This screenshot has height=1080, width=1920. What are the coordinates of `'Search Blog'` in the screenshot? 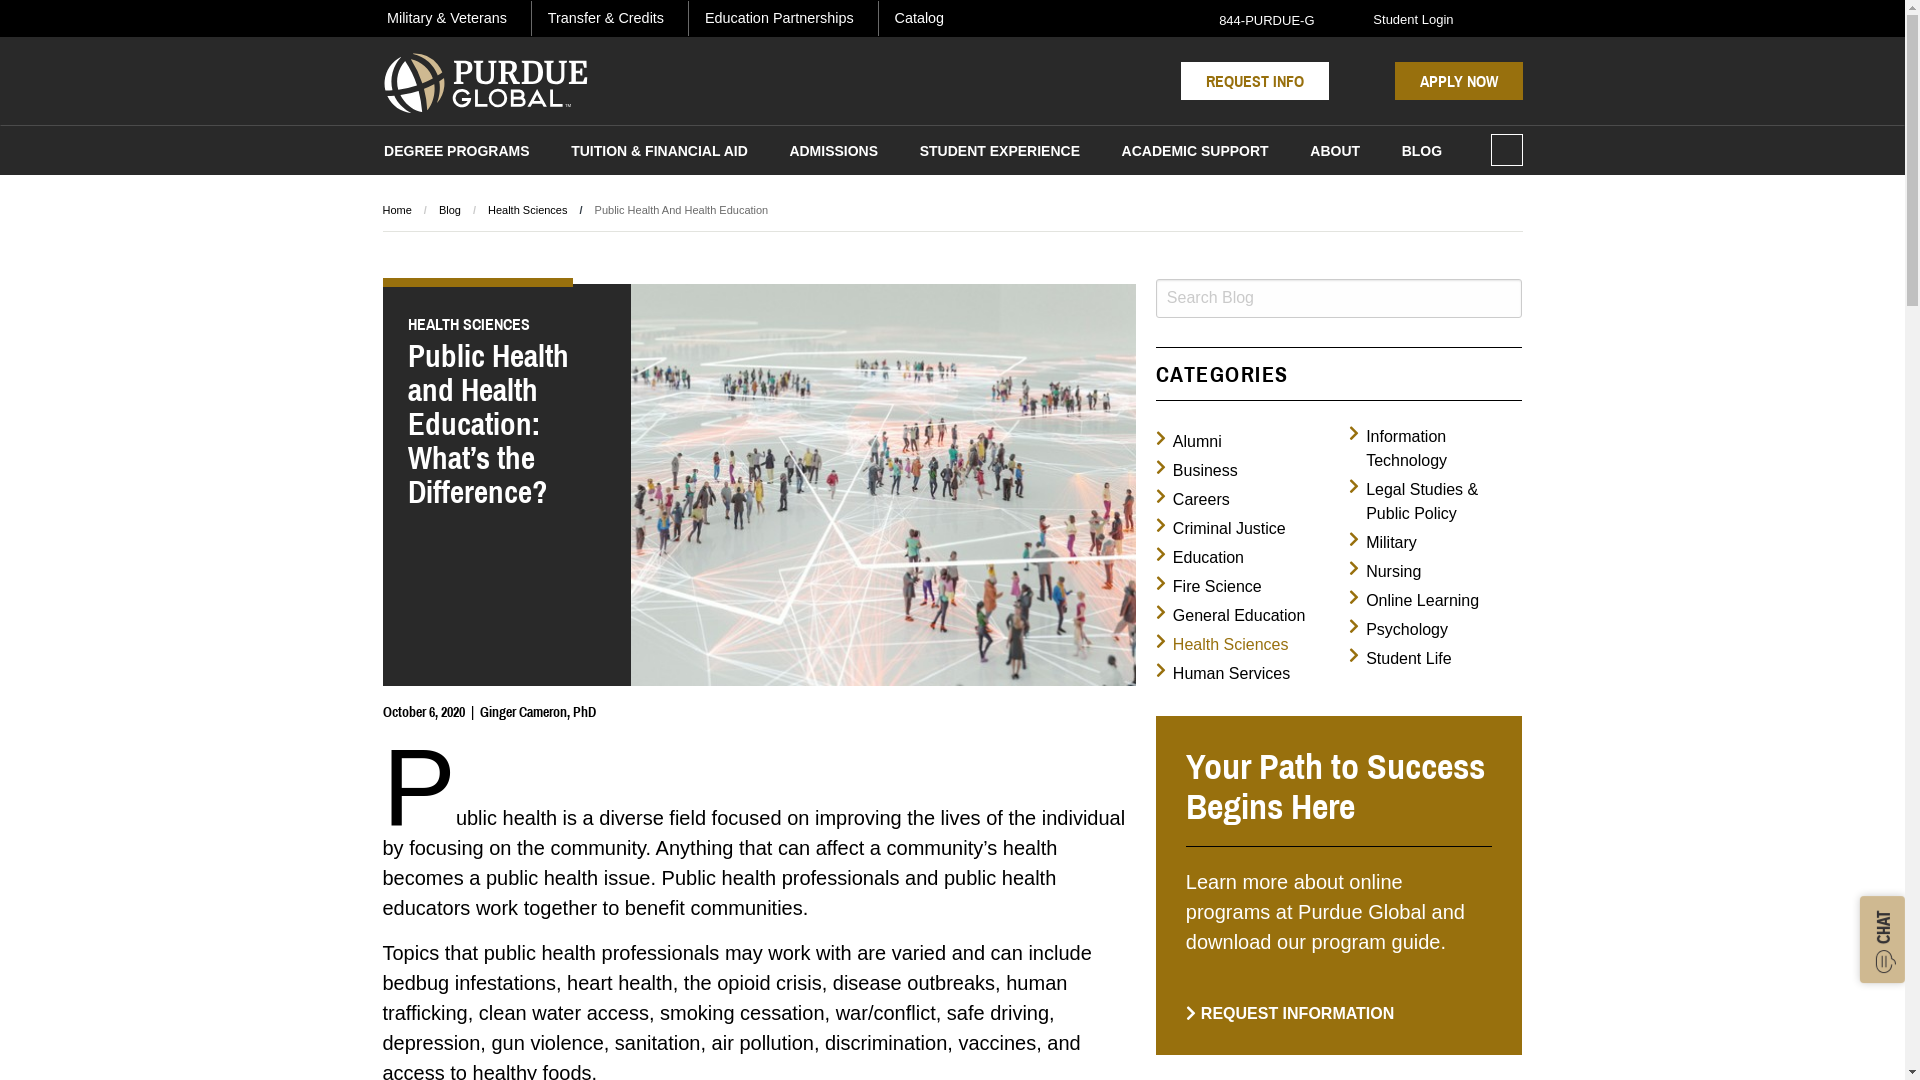 It's located at (1339, 298).